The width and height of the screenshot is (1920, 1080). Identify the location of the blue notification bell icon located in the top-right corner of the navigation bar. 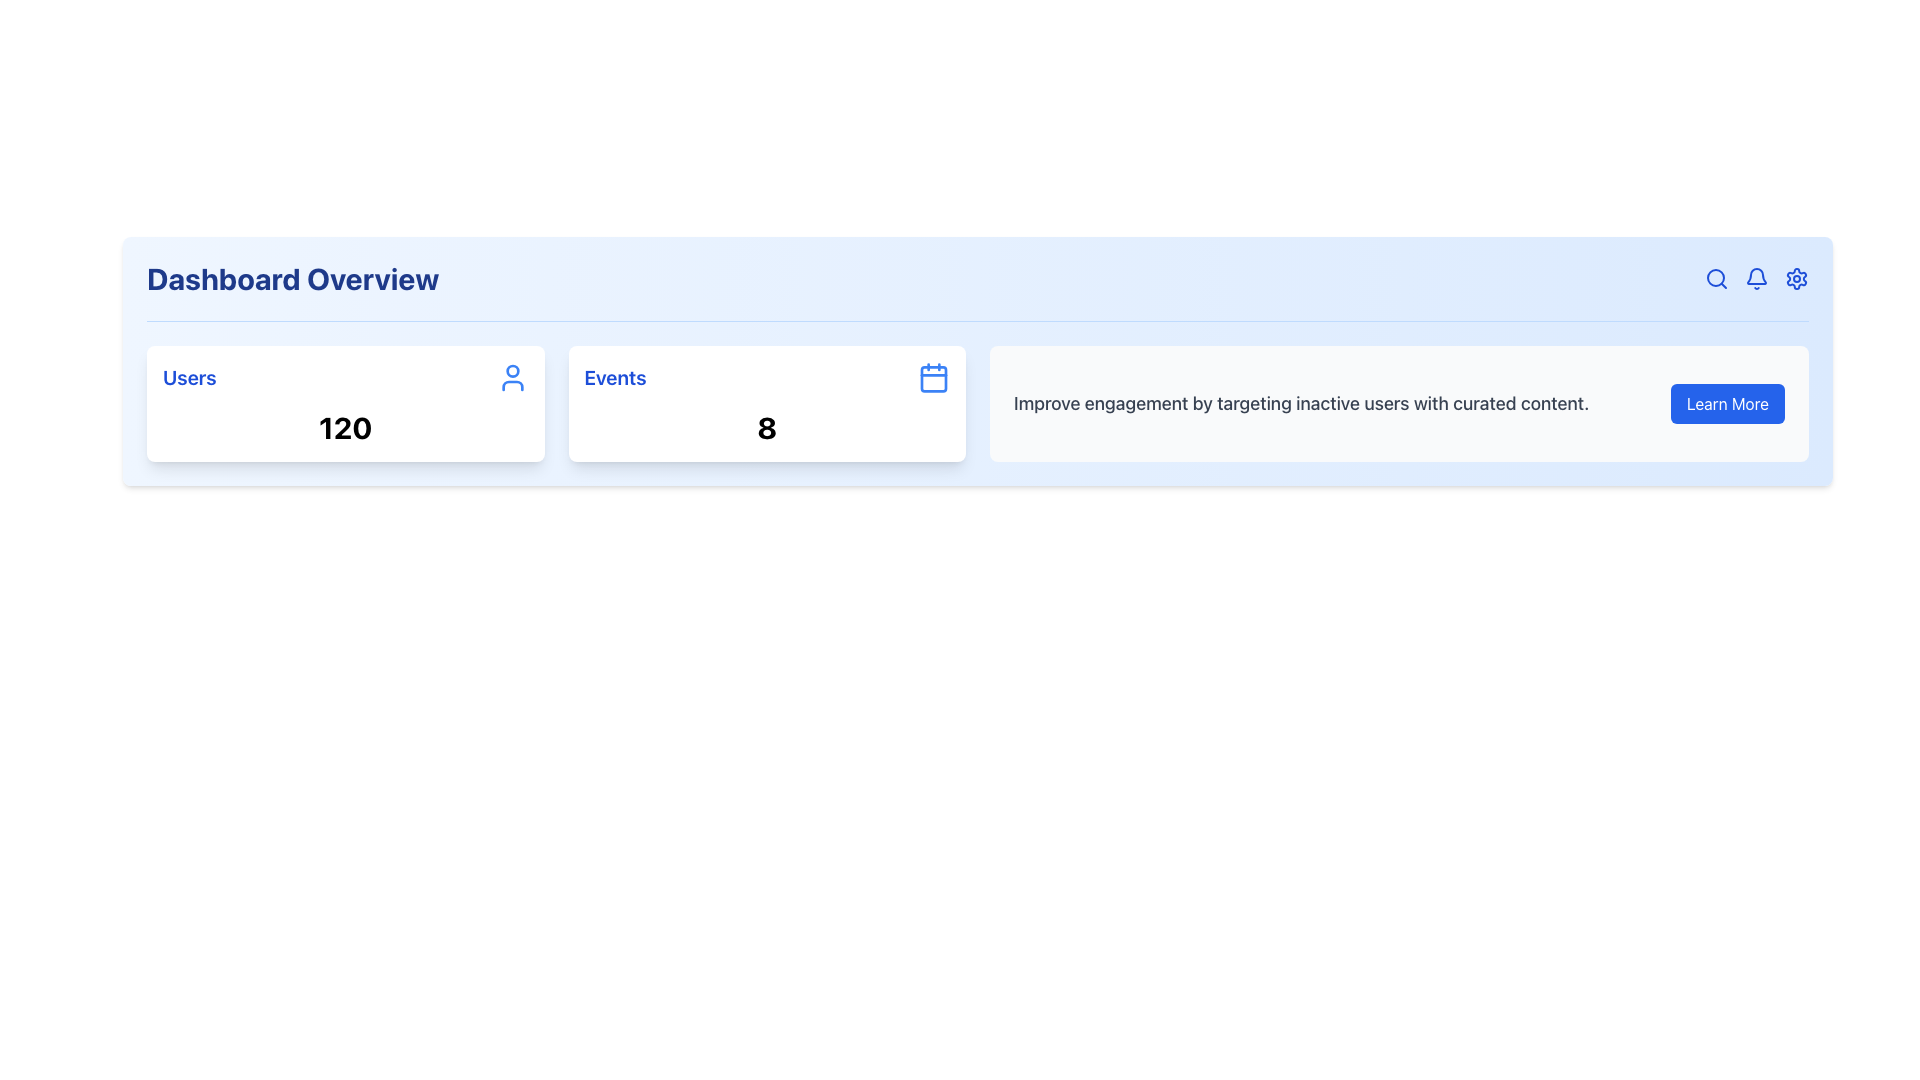
(1755, 278).